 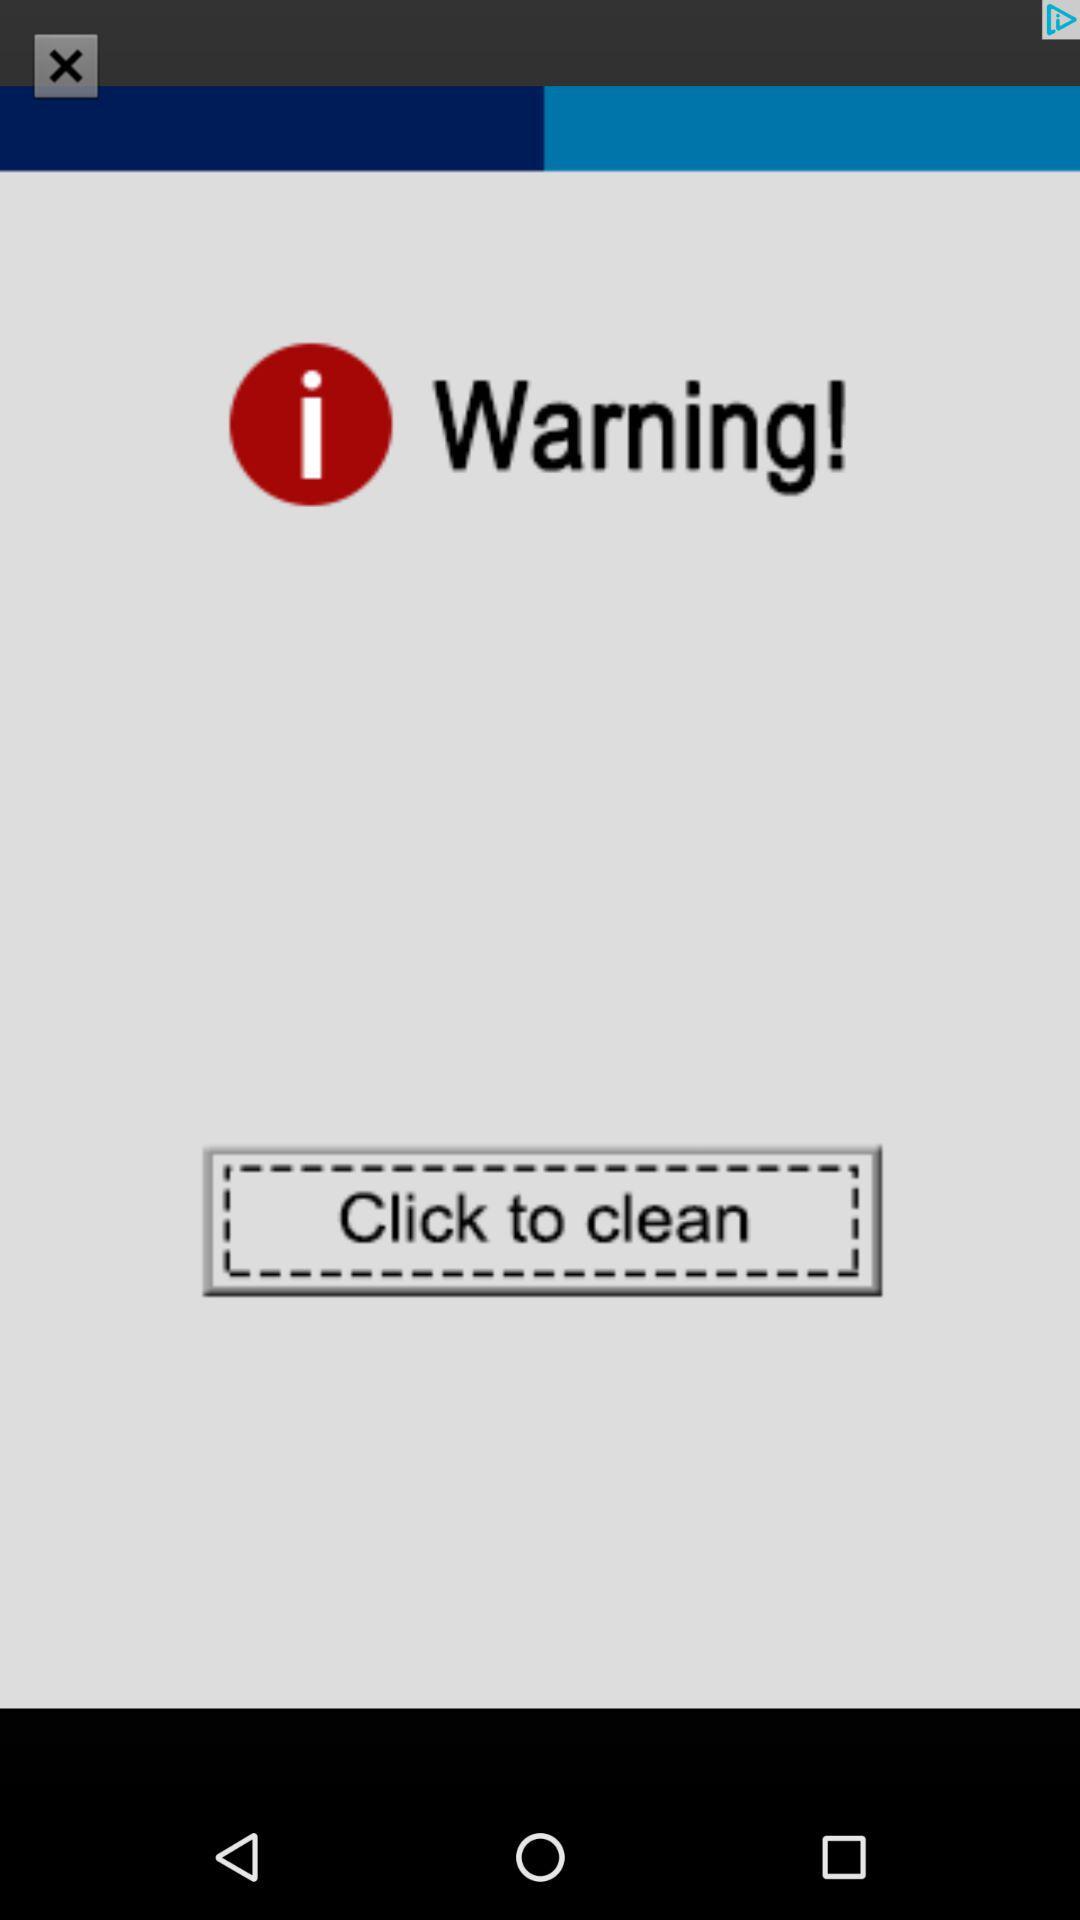 I want to click on the close icon, so click(x=64, y=70).